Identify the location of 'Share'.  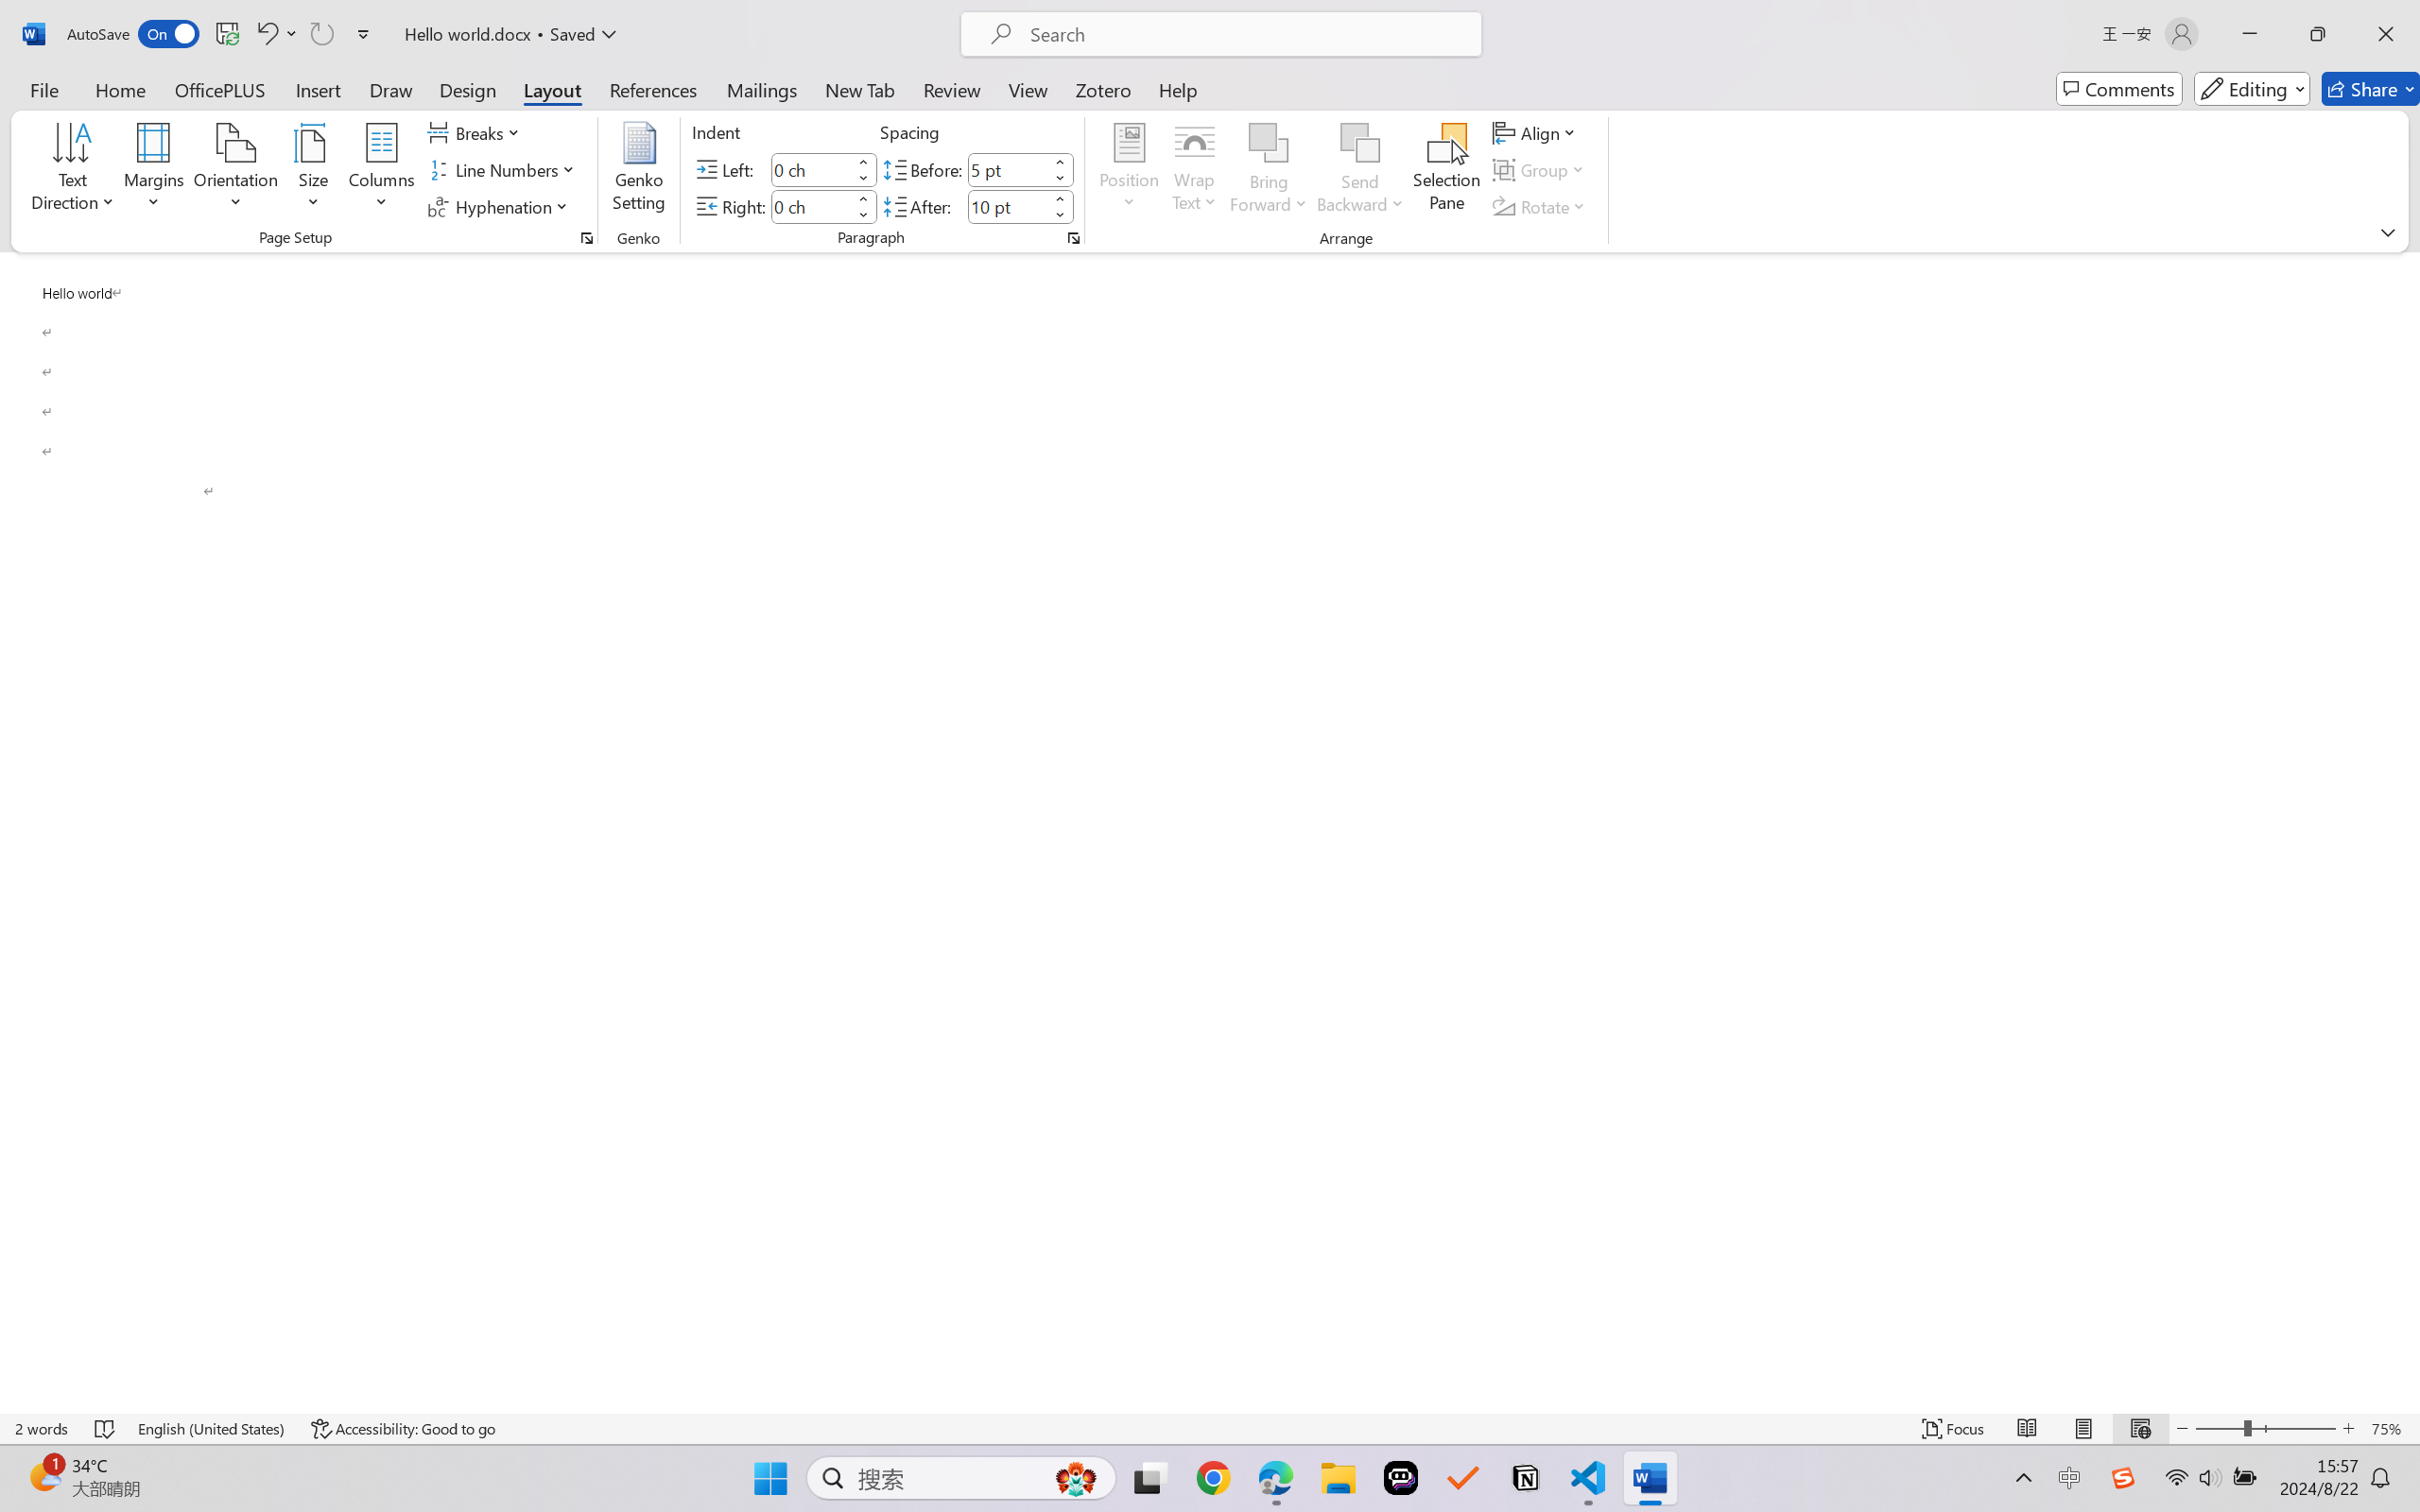
(2370, 88).